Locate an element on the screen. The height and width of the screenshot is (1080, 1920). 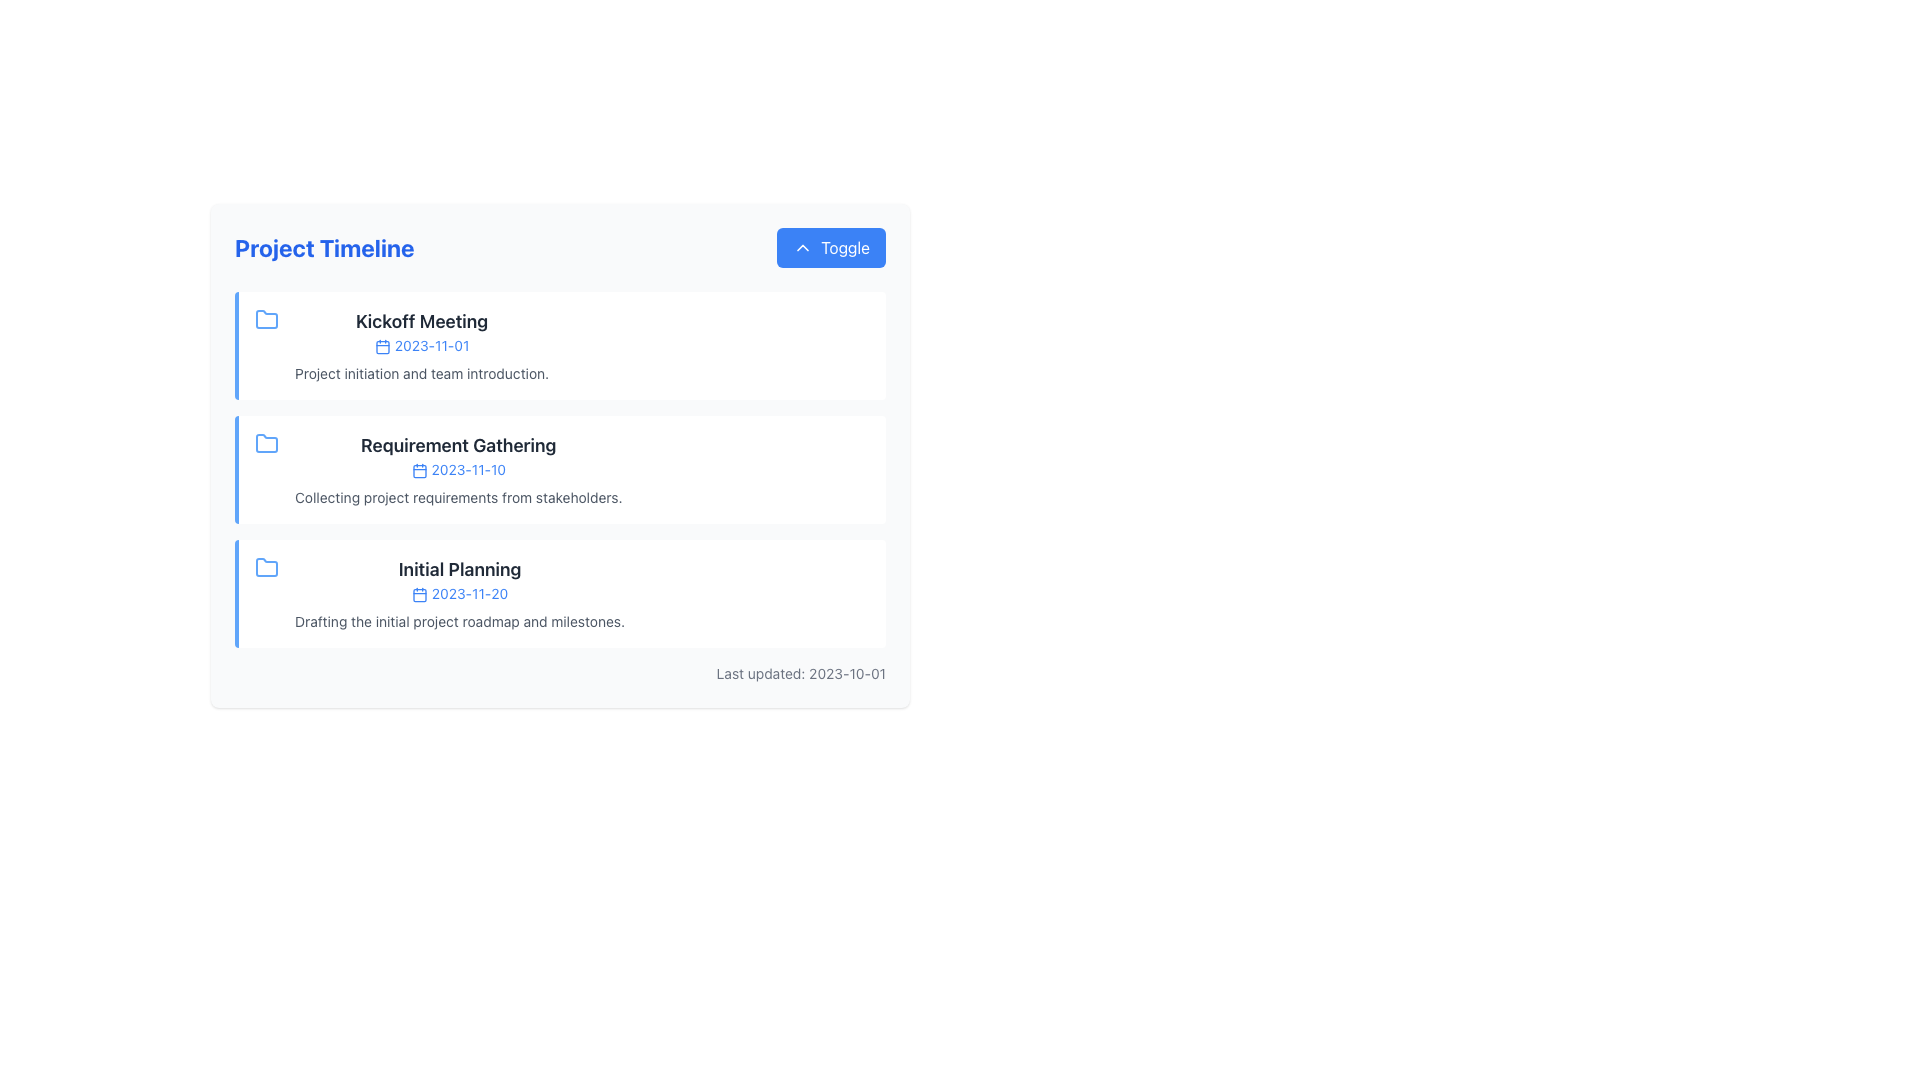
the calendar icon which is part of the timeline interface, located to the left of the '2023-11-01' text and associated with the 'Kickoff Meeting' entry is located at coordinates (382, 346).